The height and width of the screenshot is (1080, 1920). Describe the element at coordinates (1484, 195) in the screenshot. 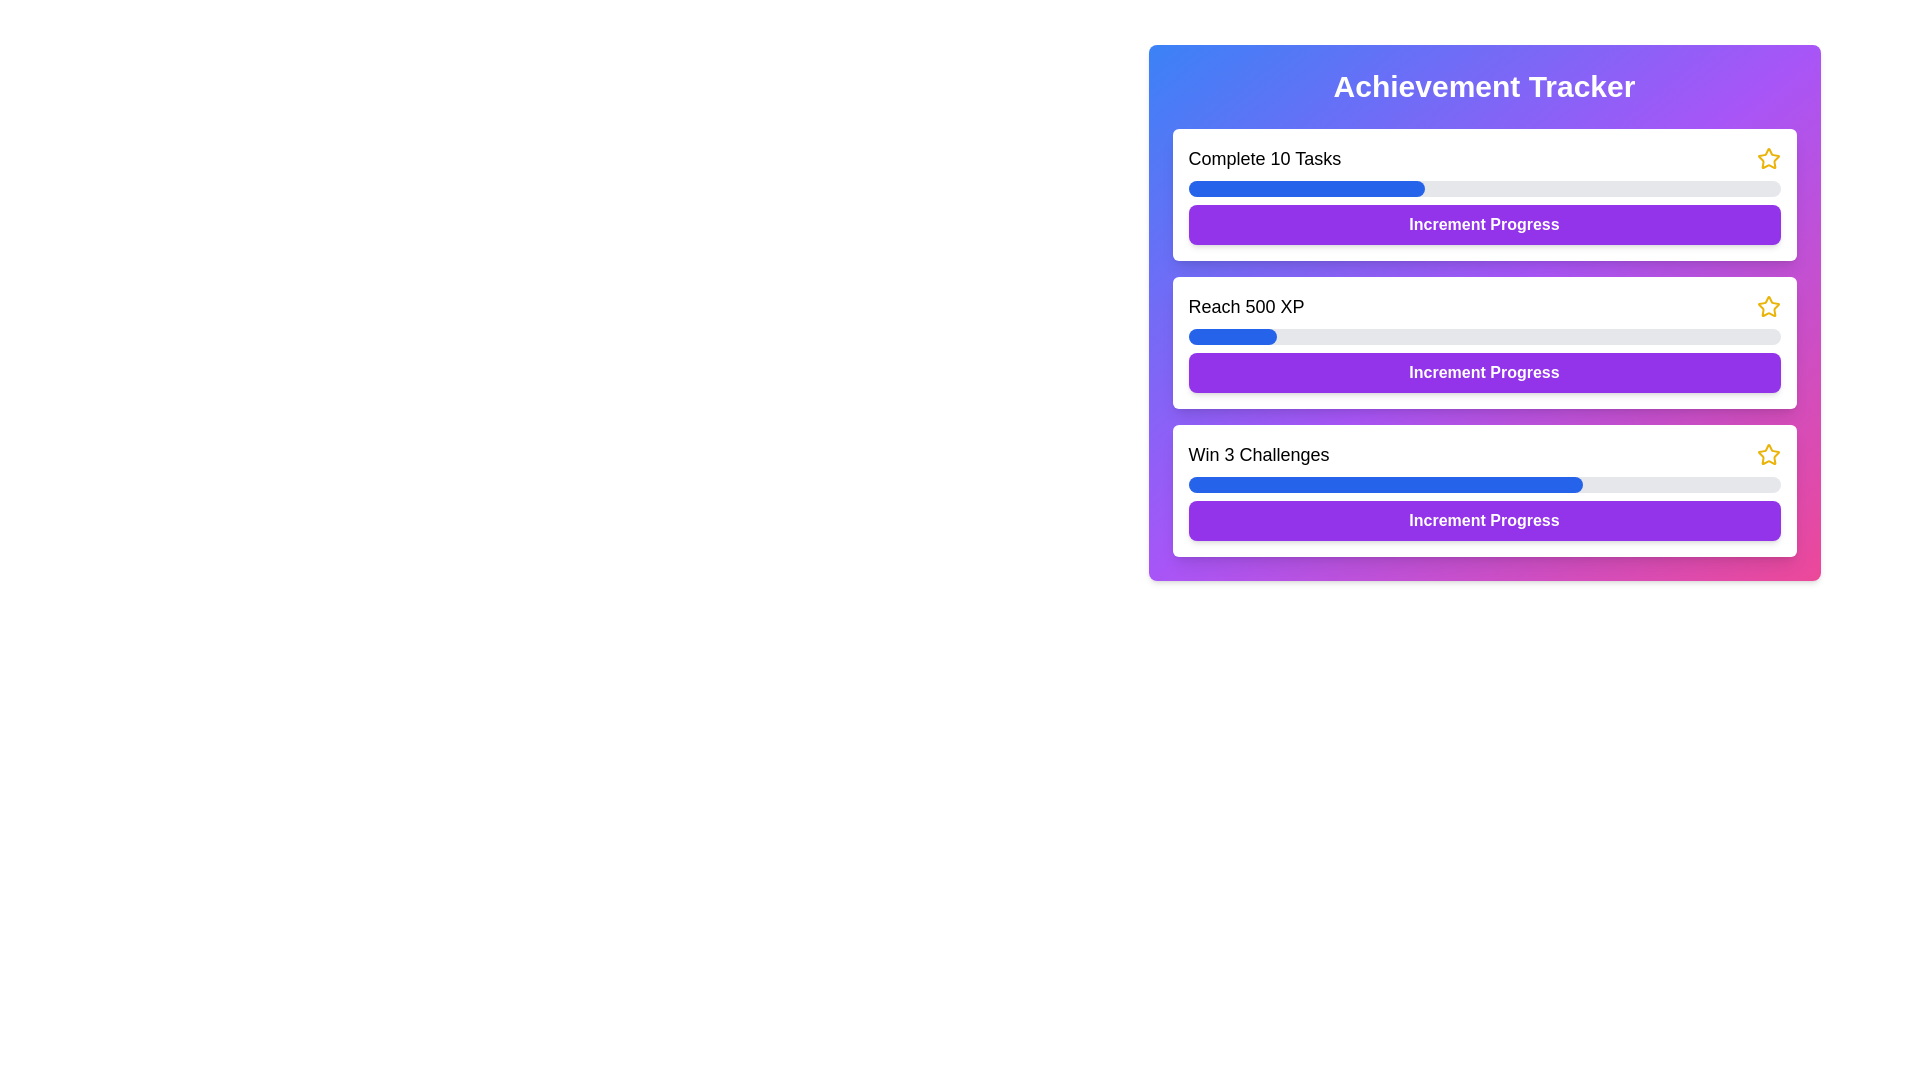

I see `the progress bar of the first task card in the 'Achievement Tracker' section, which displays the goal 'Complete 10 Tasks'` at that location.